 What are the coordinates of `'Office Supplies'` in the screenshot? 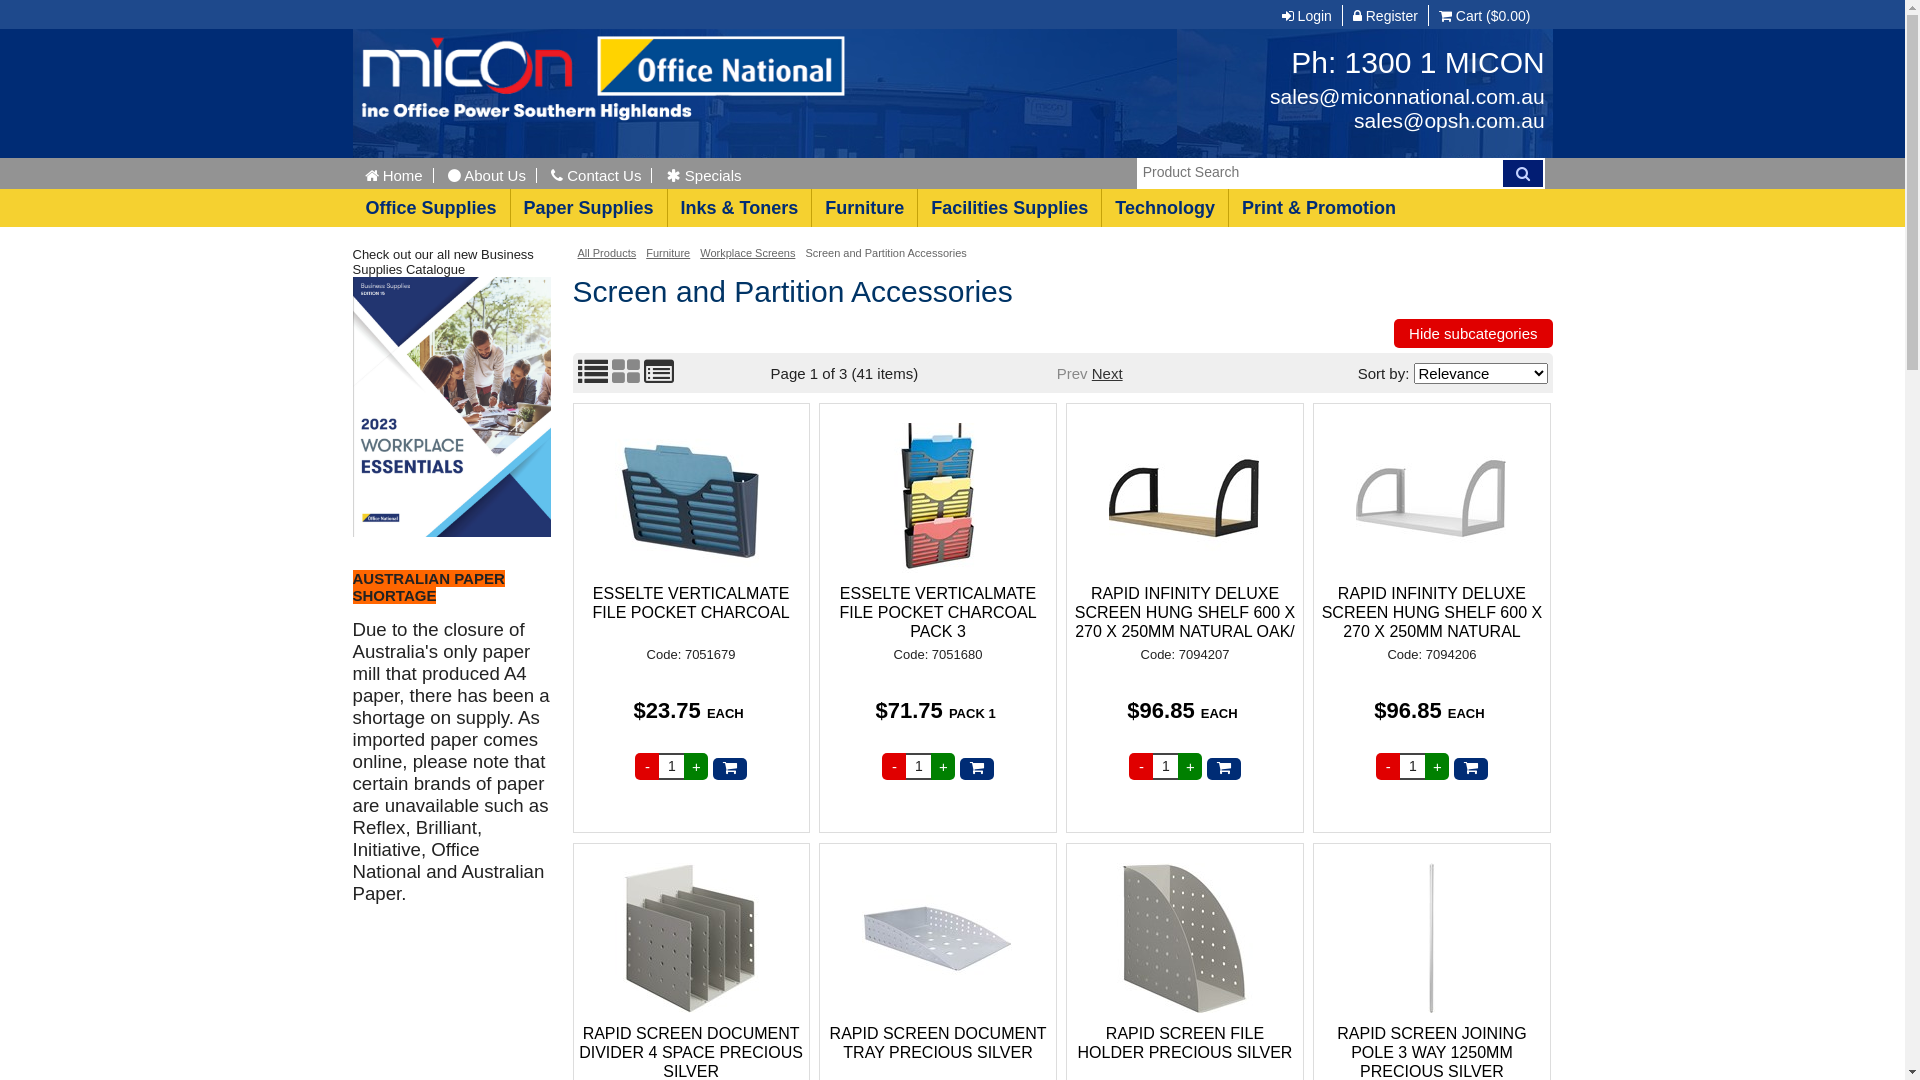 It's located at (429, 208).